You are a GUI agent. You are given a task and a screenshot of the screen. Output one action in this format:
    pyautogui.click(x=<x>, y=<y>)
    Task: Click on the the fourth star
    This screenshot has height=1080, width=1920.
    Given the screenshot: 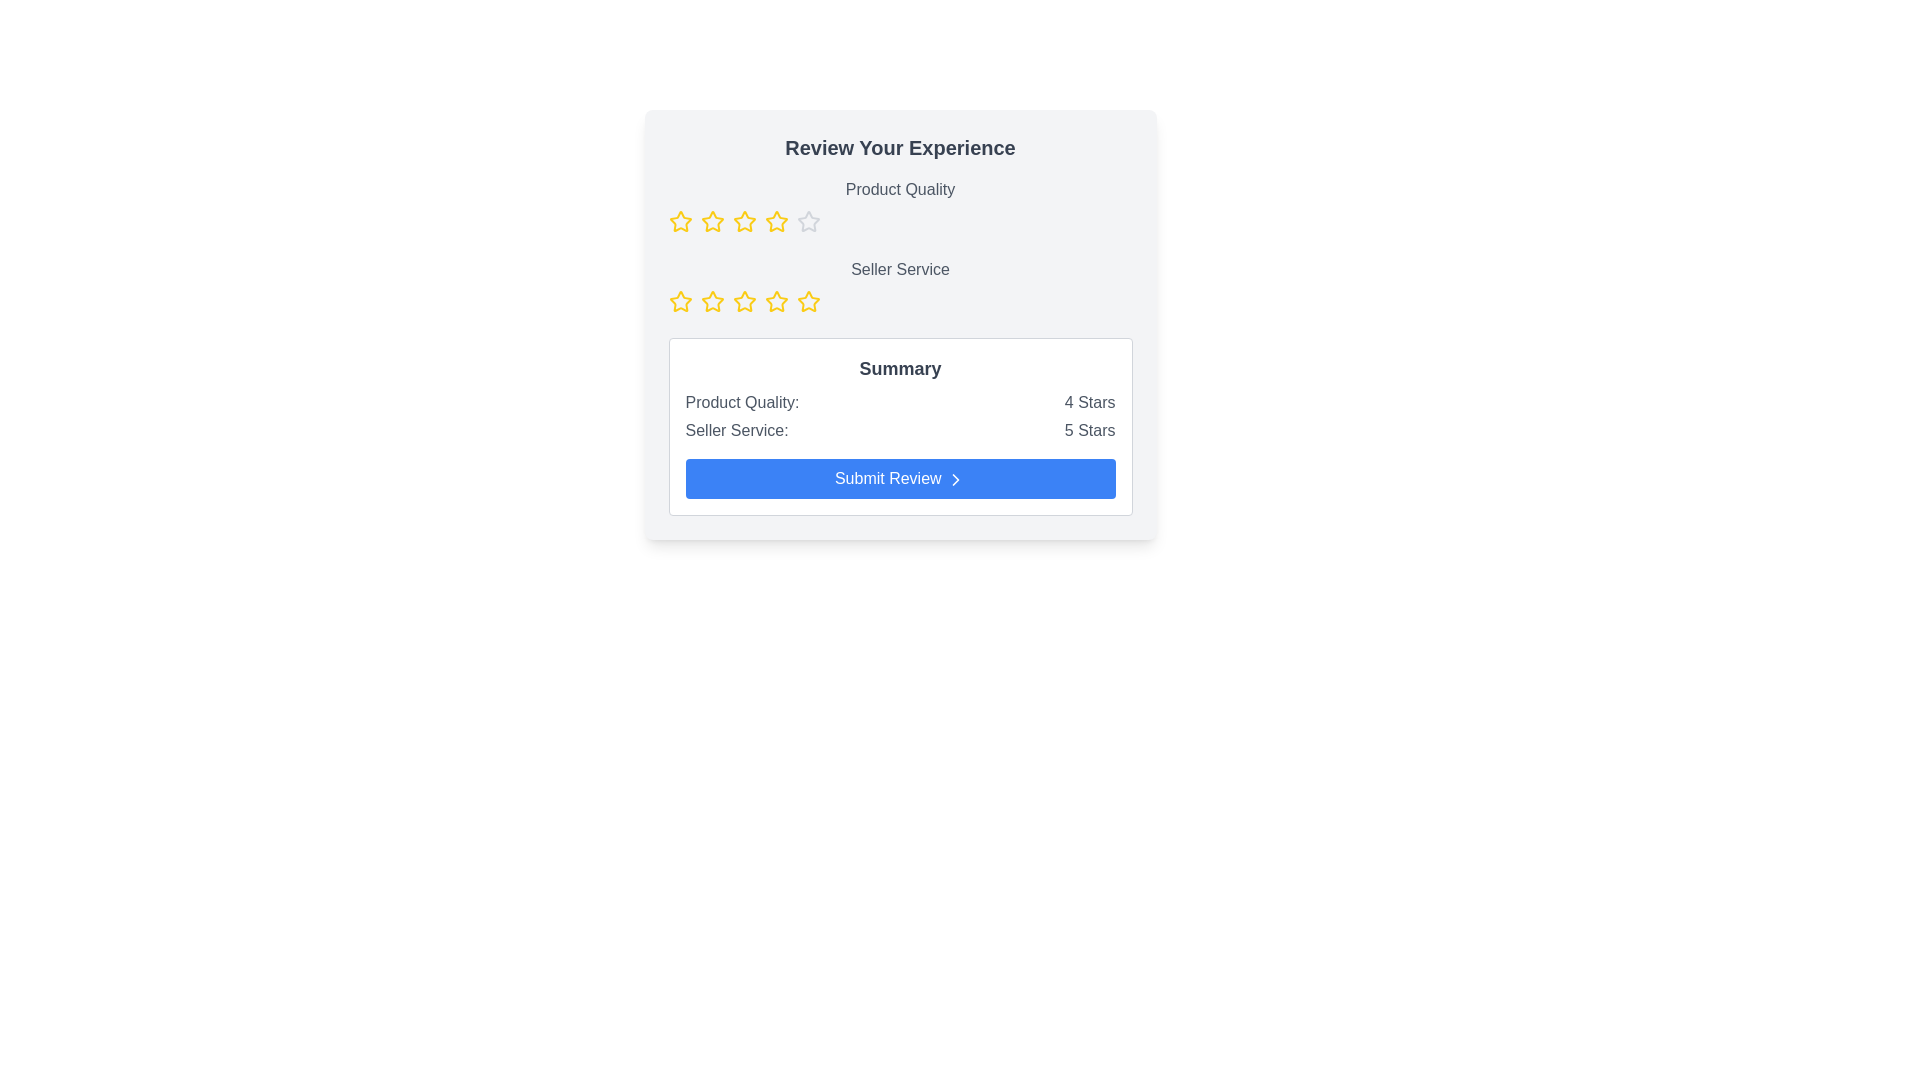 What is the action you would take?
    pyautogui.click(x=808, y=221)
    